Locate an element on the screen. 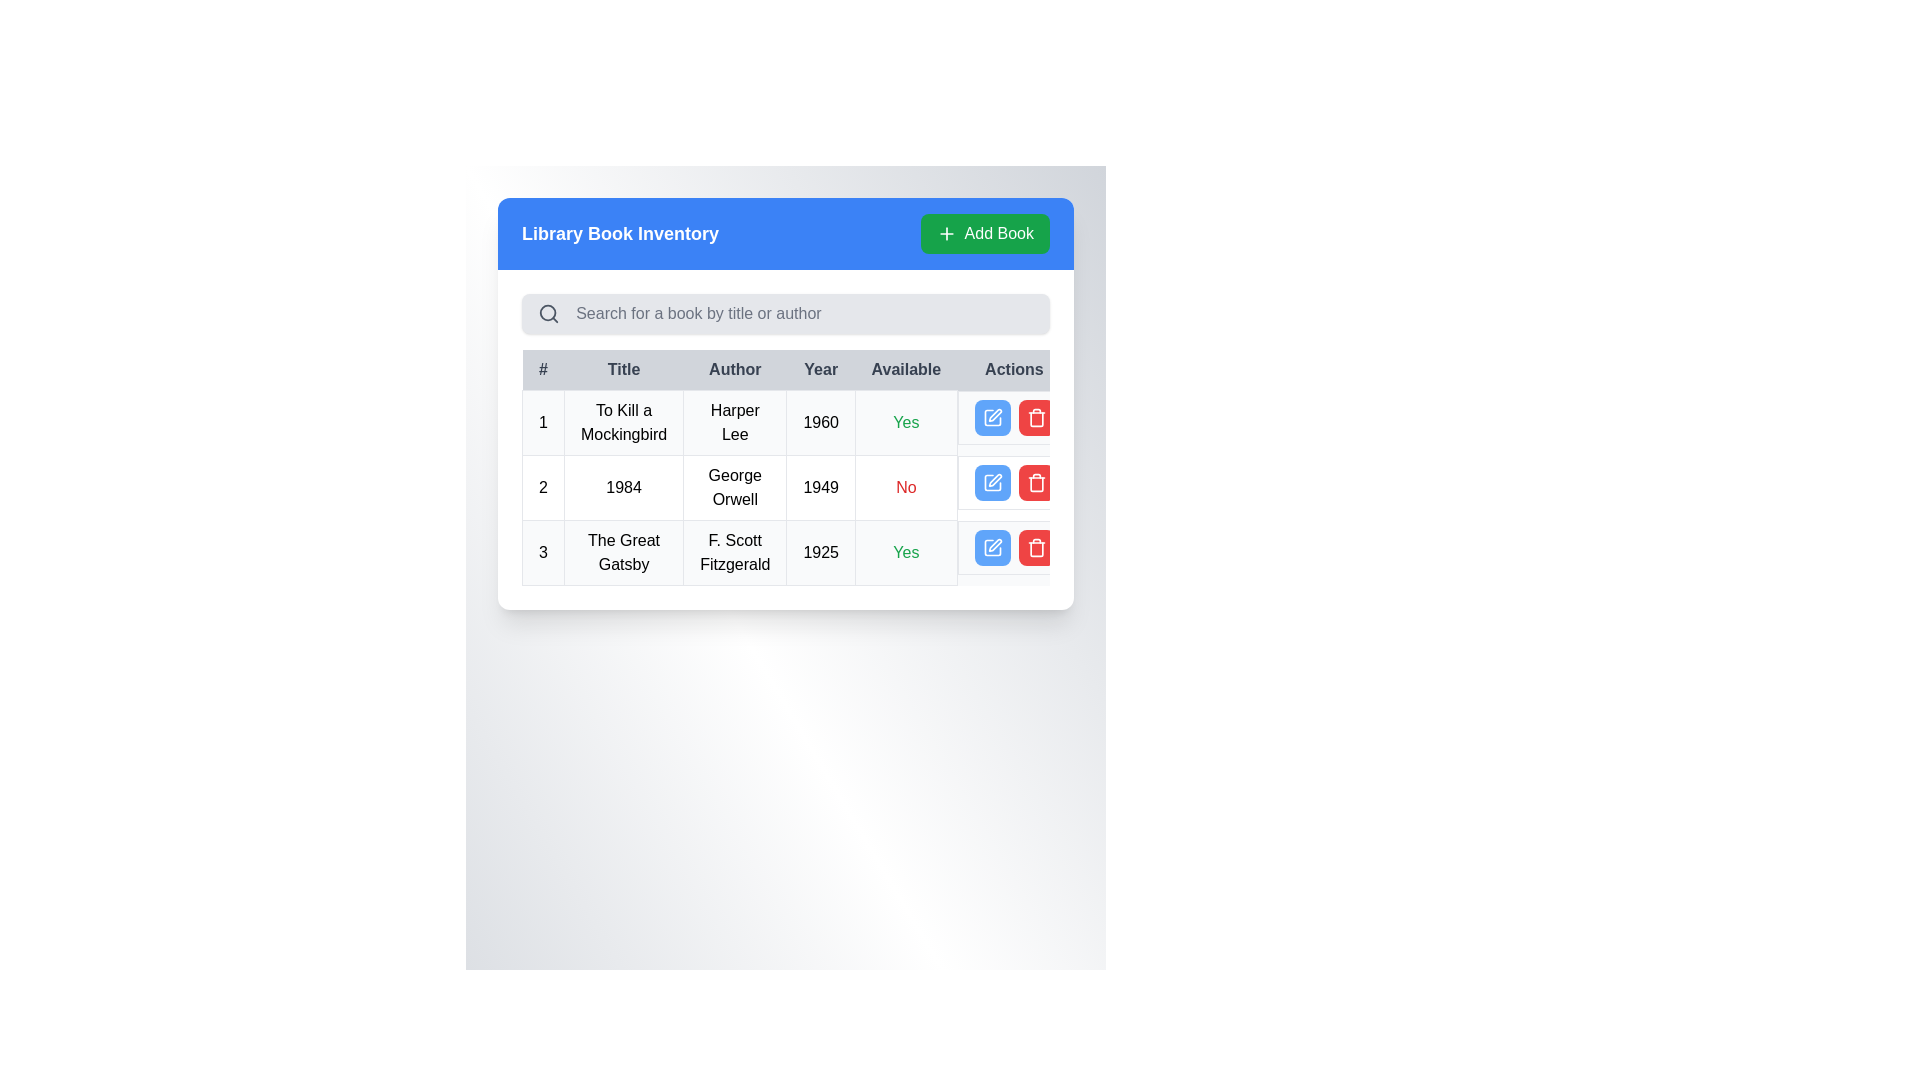  the text indicating the unavailability of the book '1984' in the 'Available' column of the second row is located at coordinates (905, 487).